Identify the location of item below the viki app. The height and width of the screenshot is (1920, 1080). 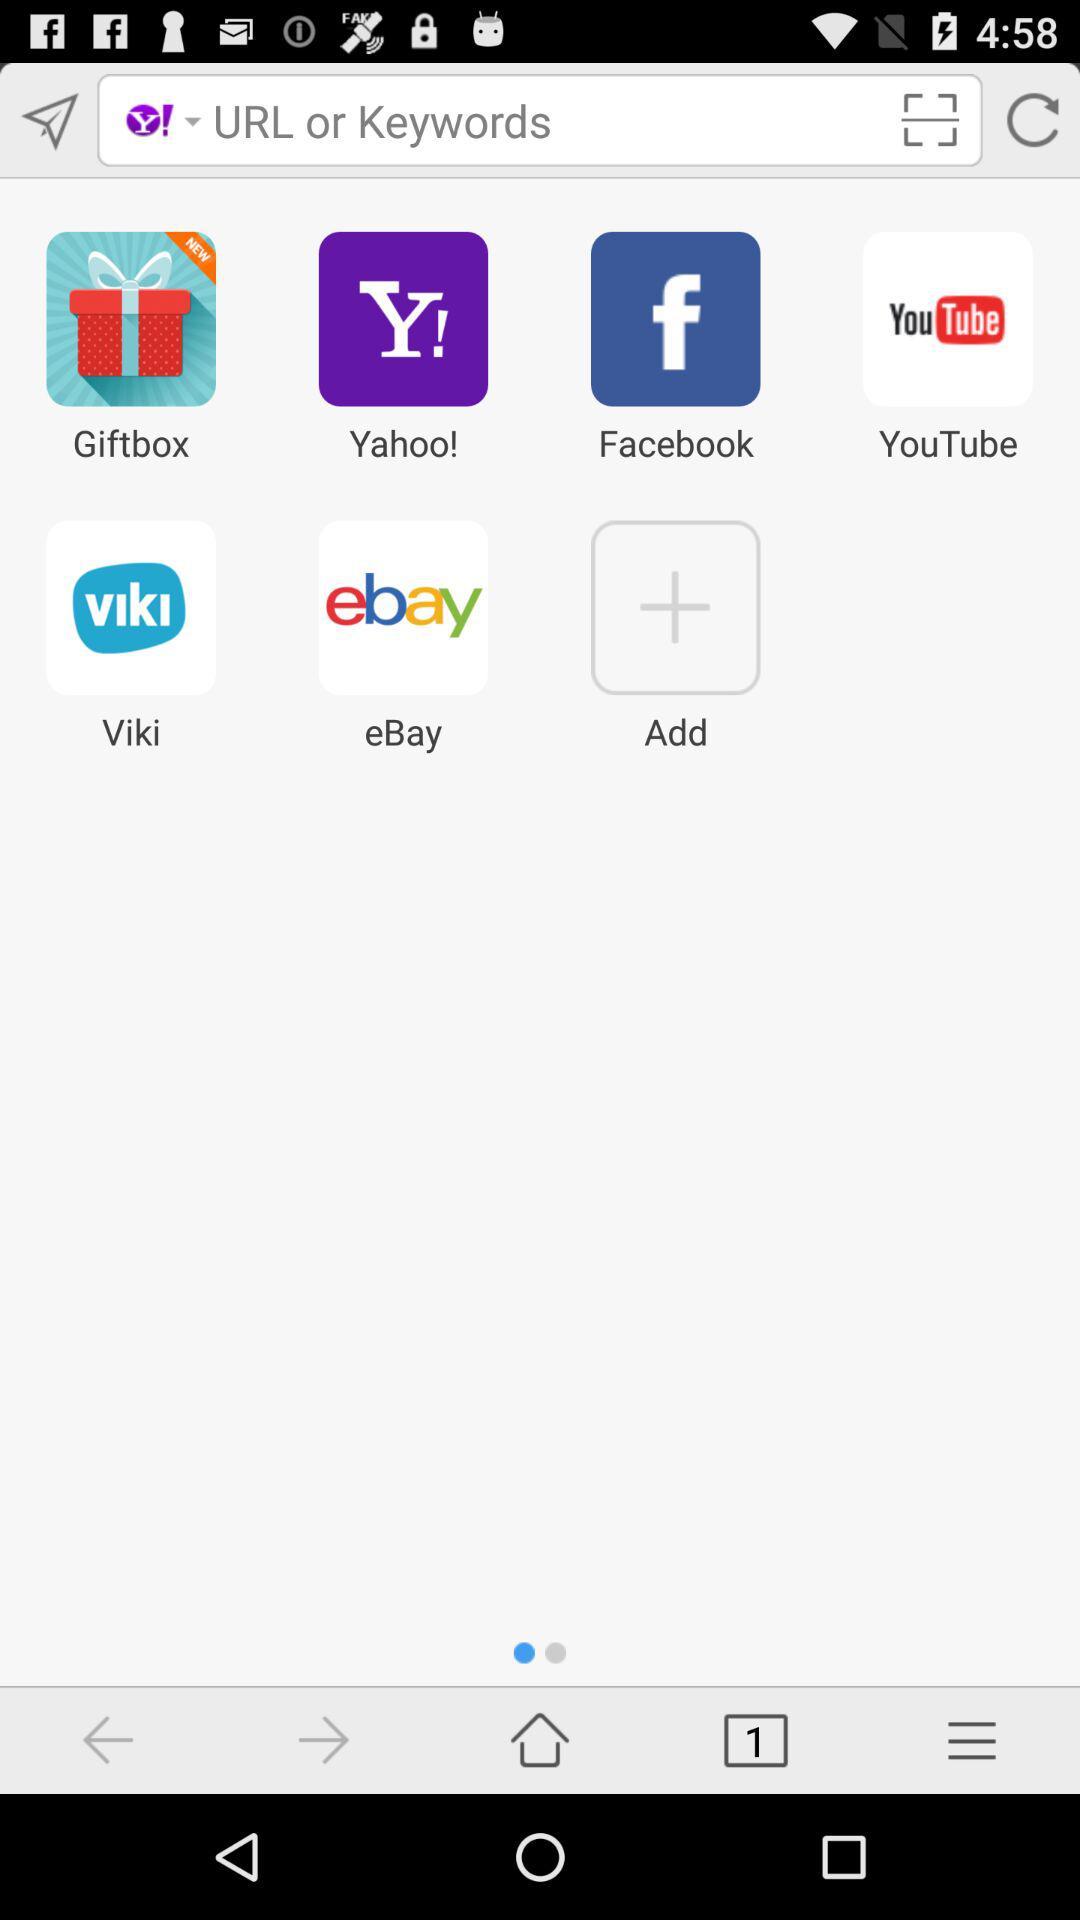
(108, 1739).